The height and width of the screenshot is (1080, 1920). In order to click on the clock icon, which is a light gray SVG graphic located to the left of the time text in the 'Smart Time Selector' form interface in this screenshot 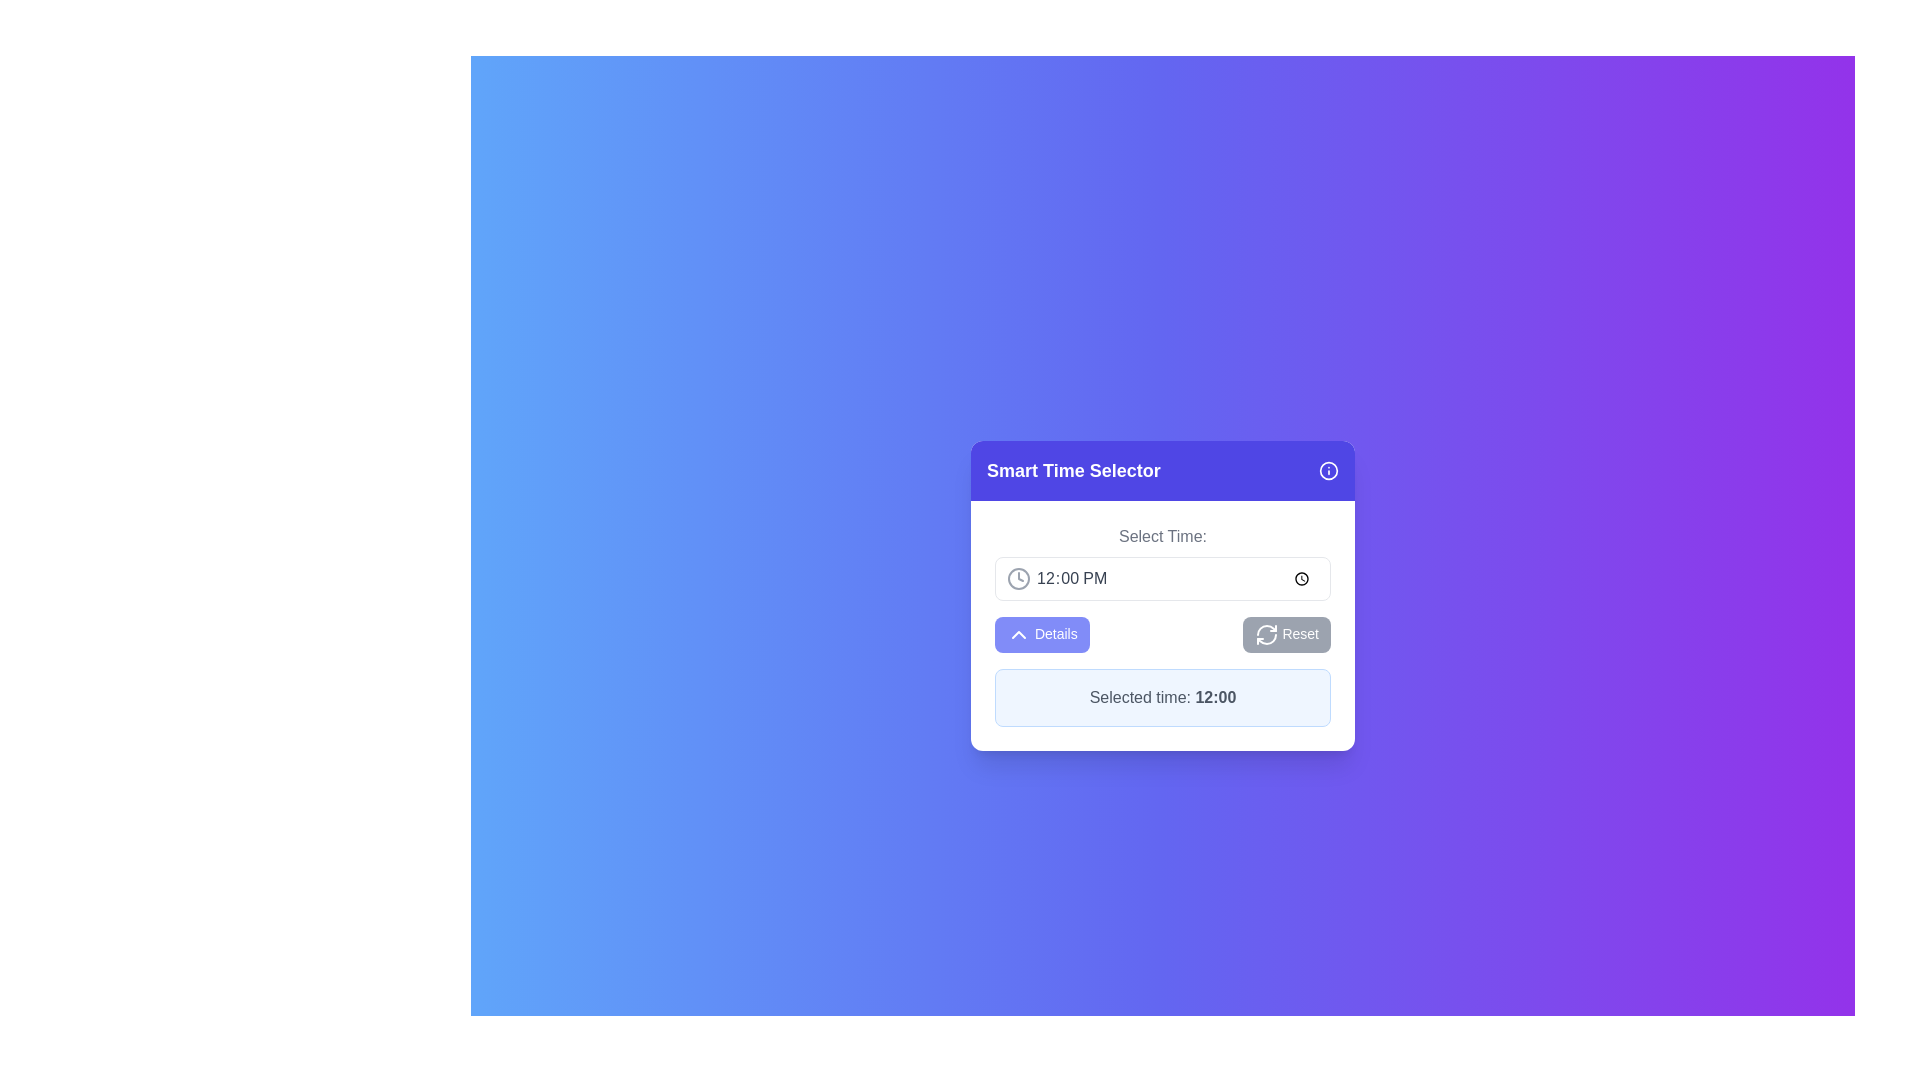, I will do `click(1018, 578)`.